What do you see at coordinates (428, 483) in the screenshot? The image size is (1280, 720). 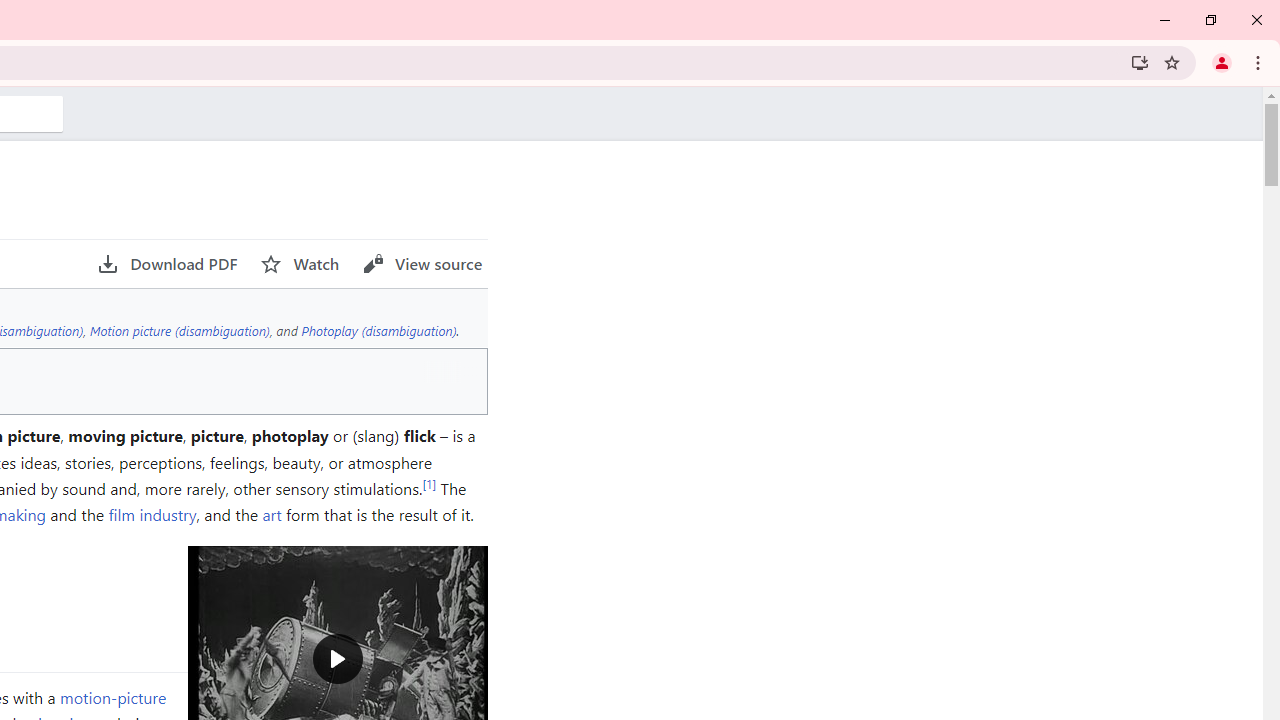 I see `'[1]'` at bounding box center [428, 483].